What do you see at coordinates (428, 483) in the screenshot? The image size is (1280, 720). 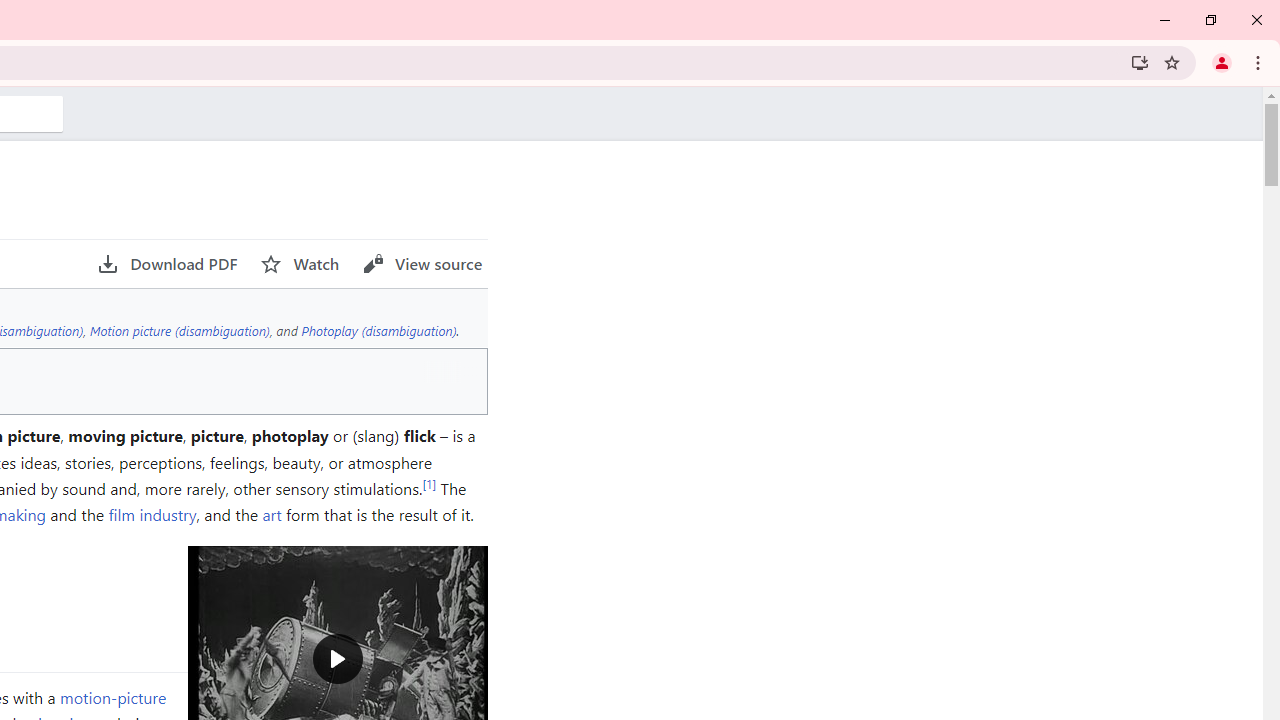 I see `'[1]'` at bounding box center [428, 483].